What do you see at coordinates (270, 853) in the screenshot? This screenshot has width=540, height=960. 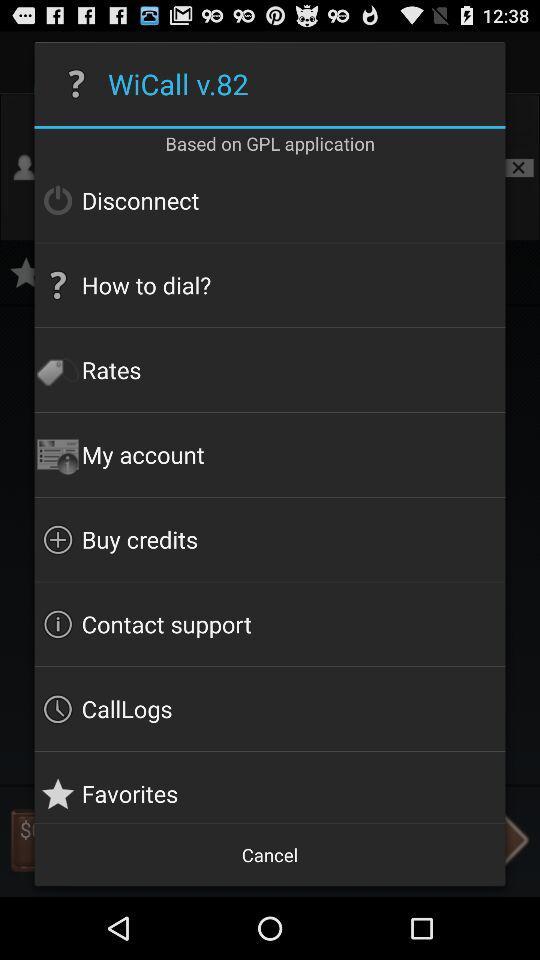 I see `the cancel icon` at bounding box center [270, 853].